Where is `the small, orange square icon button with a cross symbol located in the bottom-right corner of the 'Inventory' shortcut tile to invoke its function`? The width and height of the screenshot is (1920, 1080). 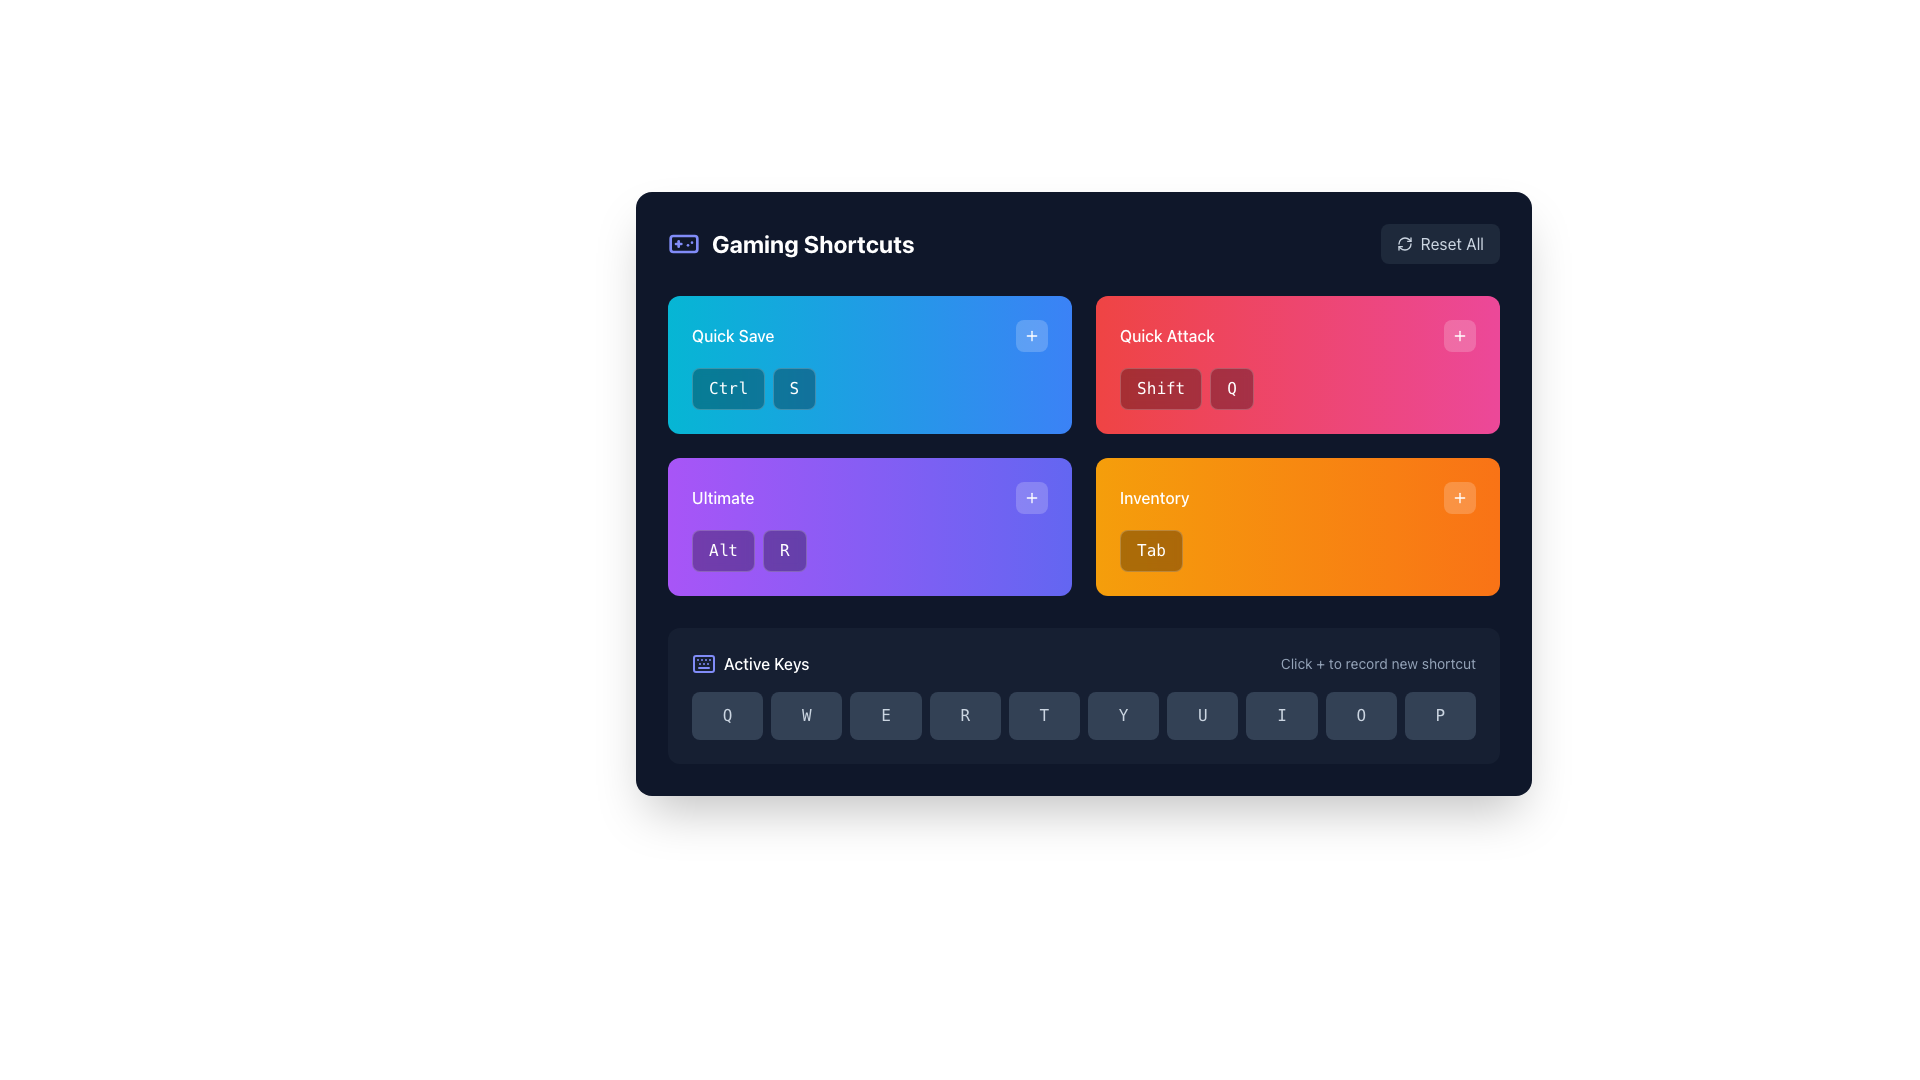 the small, orange square icon button with a cross symbol located in the bottom-right corner of the 'Inventory' shortcut tile to invoke its function is located at coordinates (1459, 496).